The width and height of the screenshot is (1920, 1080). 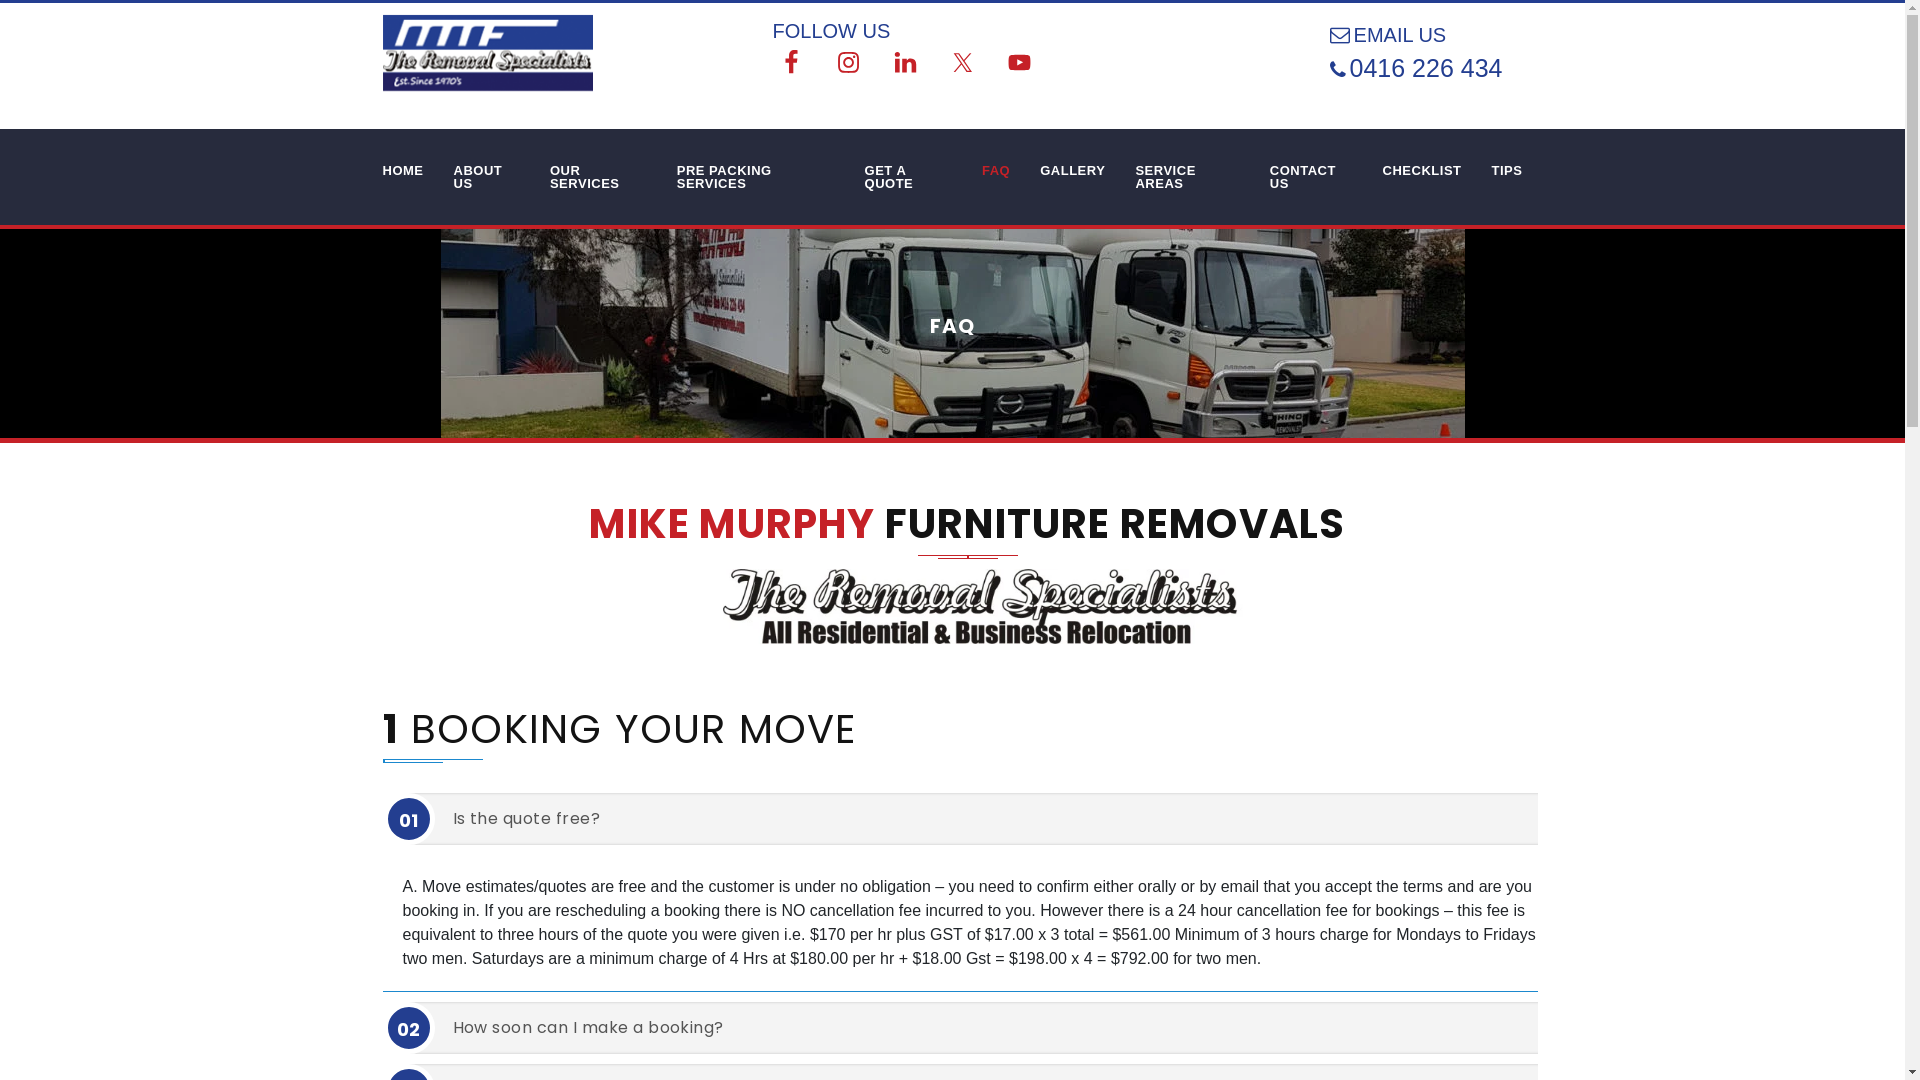 What do you see at coordinates (1071, 169) in the screenshot?
I see `'GALLERY'` at bounding box center [1071, 169].